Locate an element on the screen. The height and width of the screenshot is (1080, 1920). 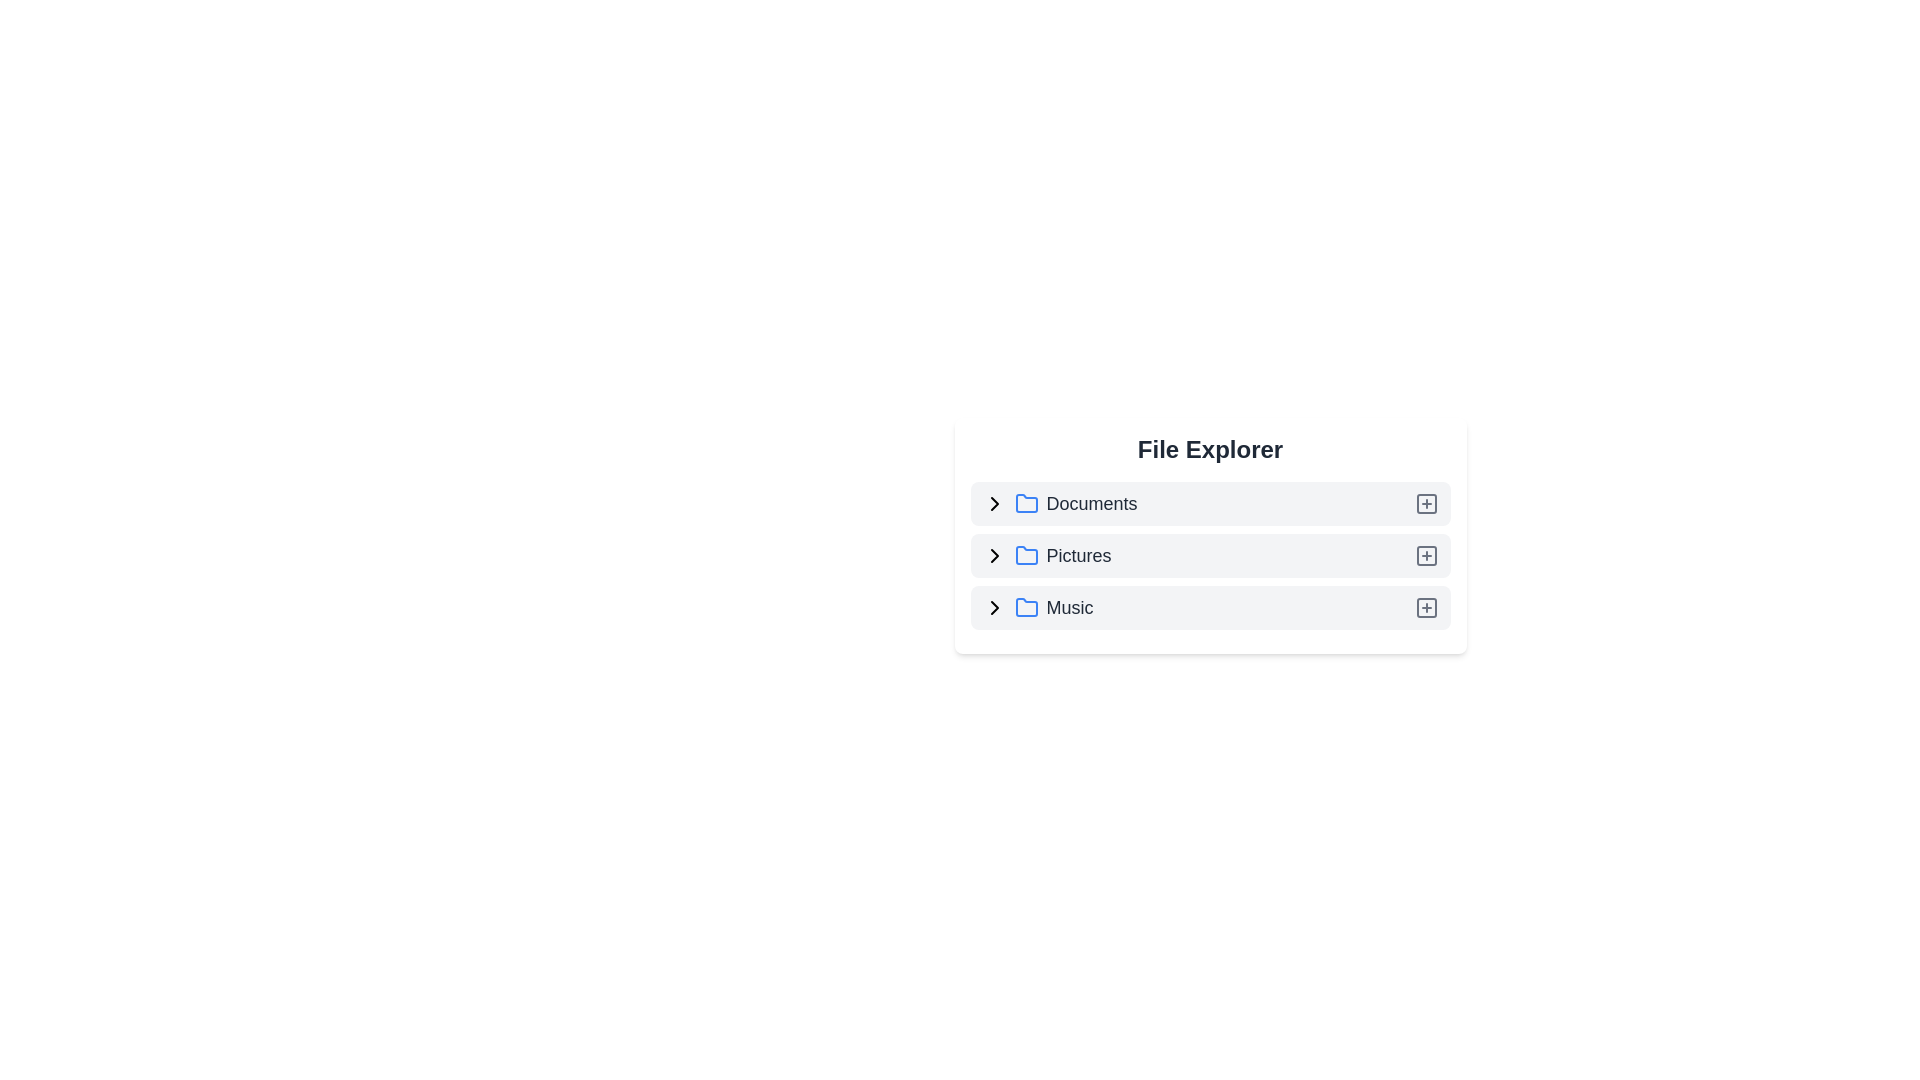
the add icon next to Documents is located at coordinates (1425, 503).